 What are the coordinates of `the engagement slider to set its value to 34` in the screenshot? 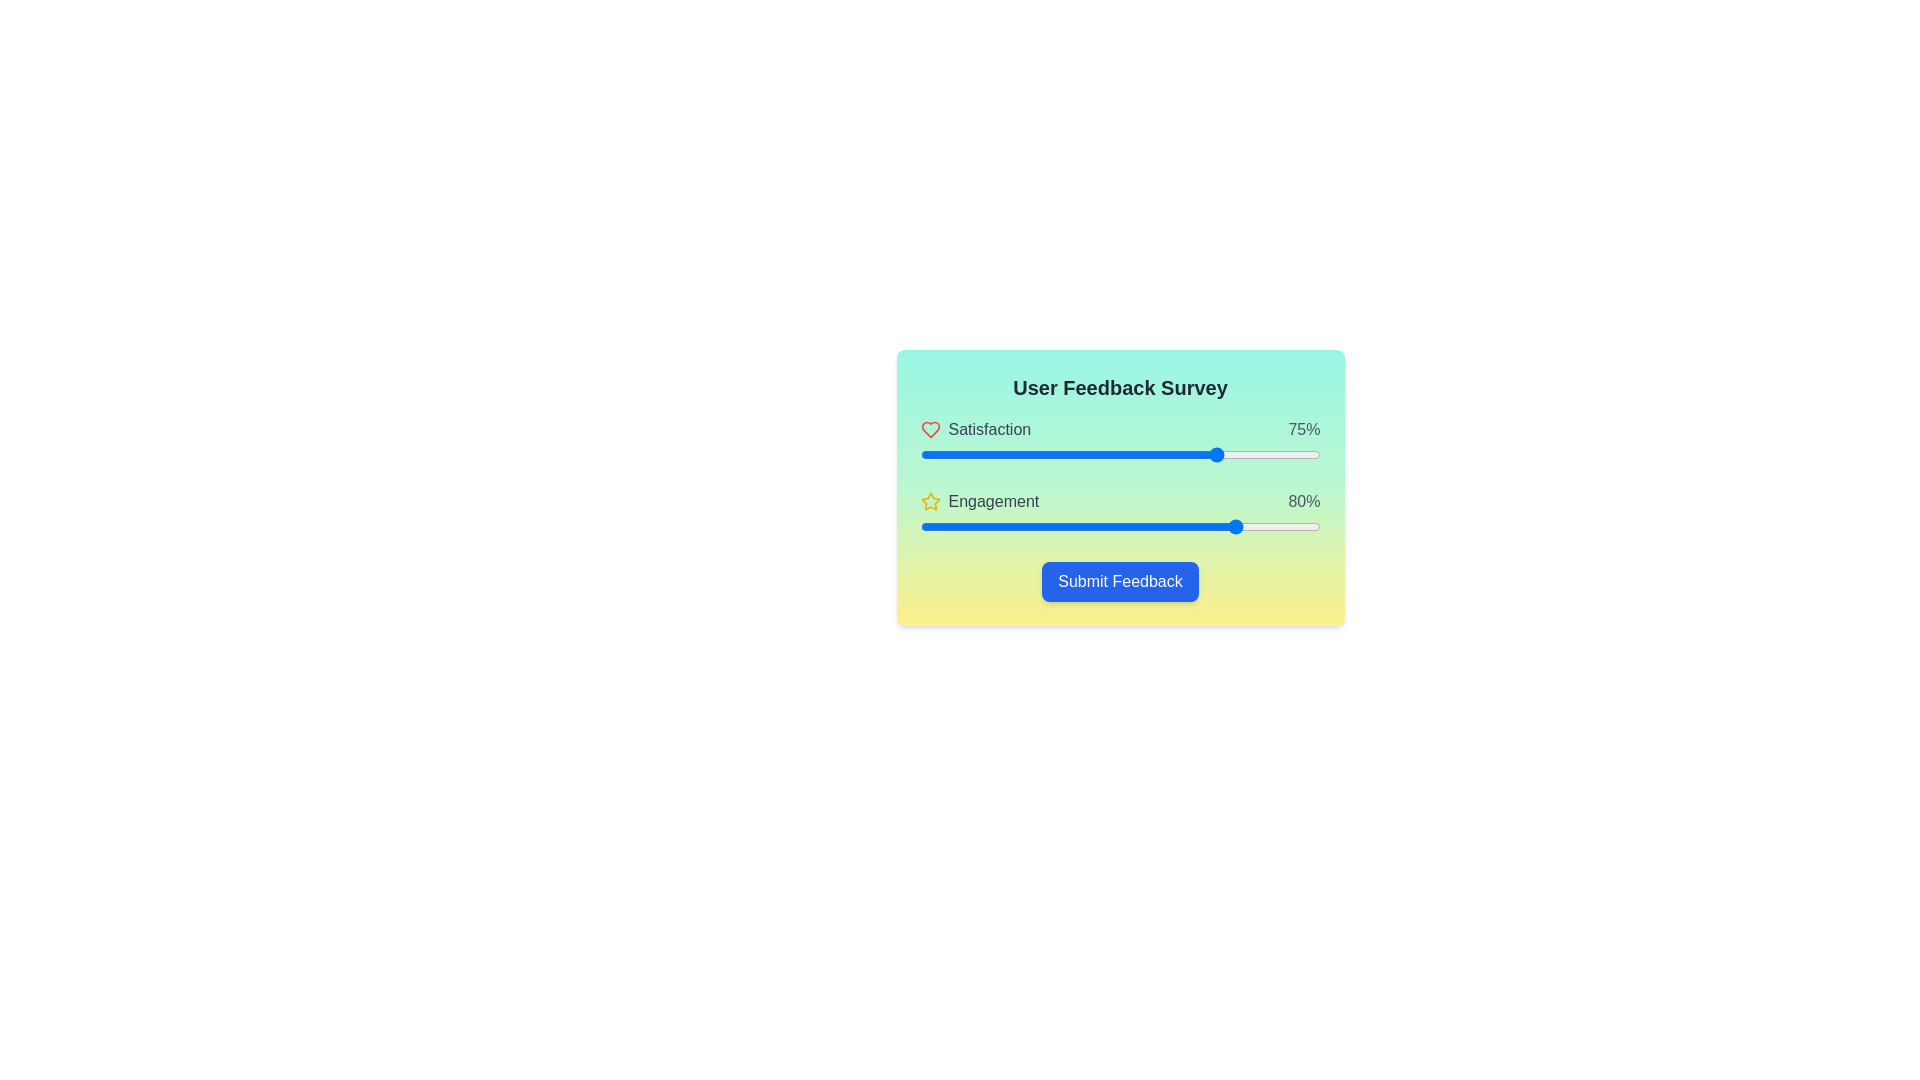 It's located at (1055, 526).